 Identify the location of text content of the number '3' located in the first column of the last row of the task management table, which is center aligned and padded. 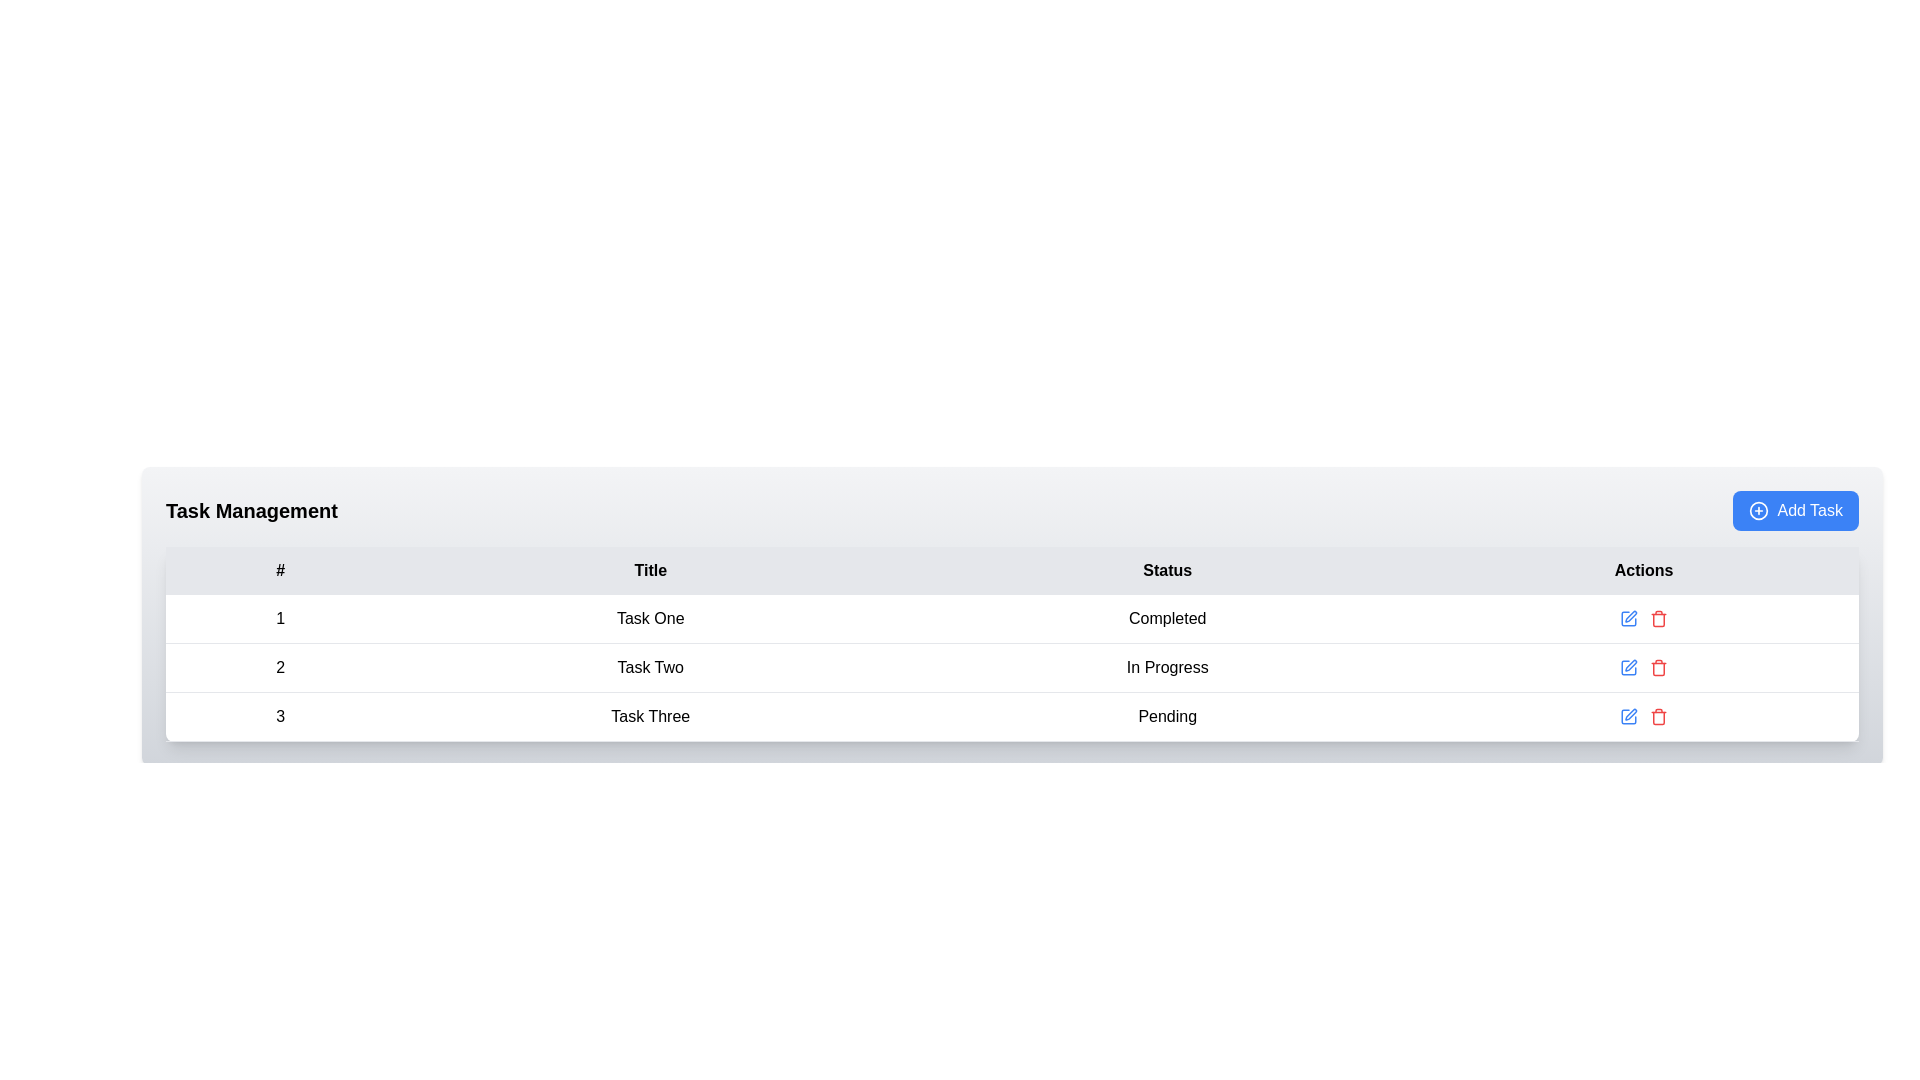
(279, 716).